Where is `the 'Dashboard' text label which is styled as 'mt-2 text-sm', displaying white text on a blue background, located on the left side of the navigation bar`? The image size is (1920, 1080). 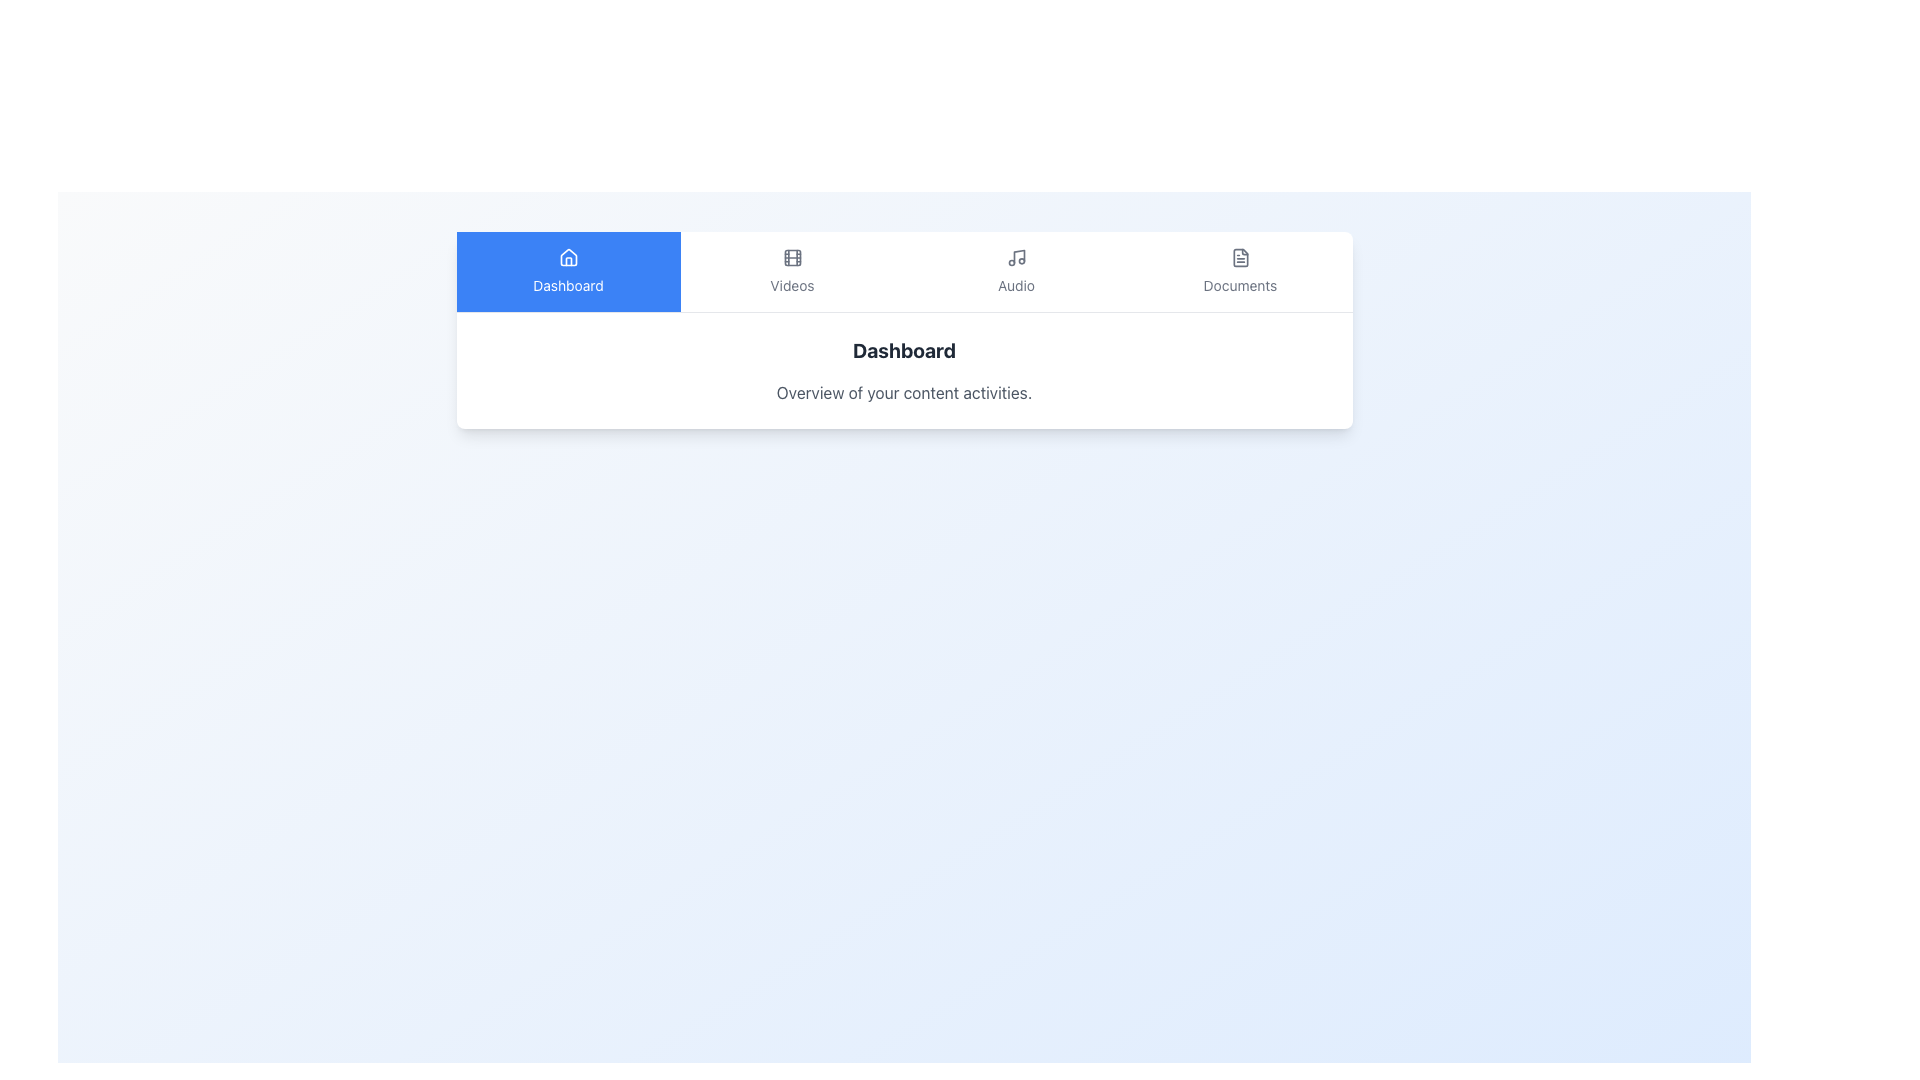 the 'Dashboard' text label which is styled as 'mt-2 text-sm', displaying white text on a blue background, located on the left side of the navigation bar is located at coordinates (567, 285).